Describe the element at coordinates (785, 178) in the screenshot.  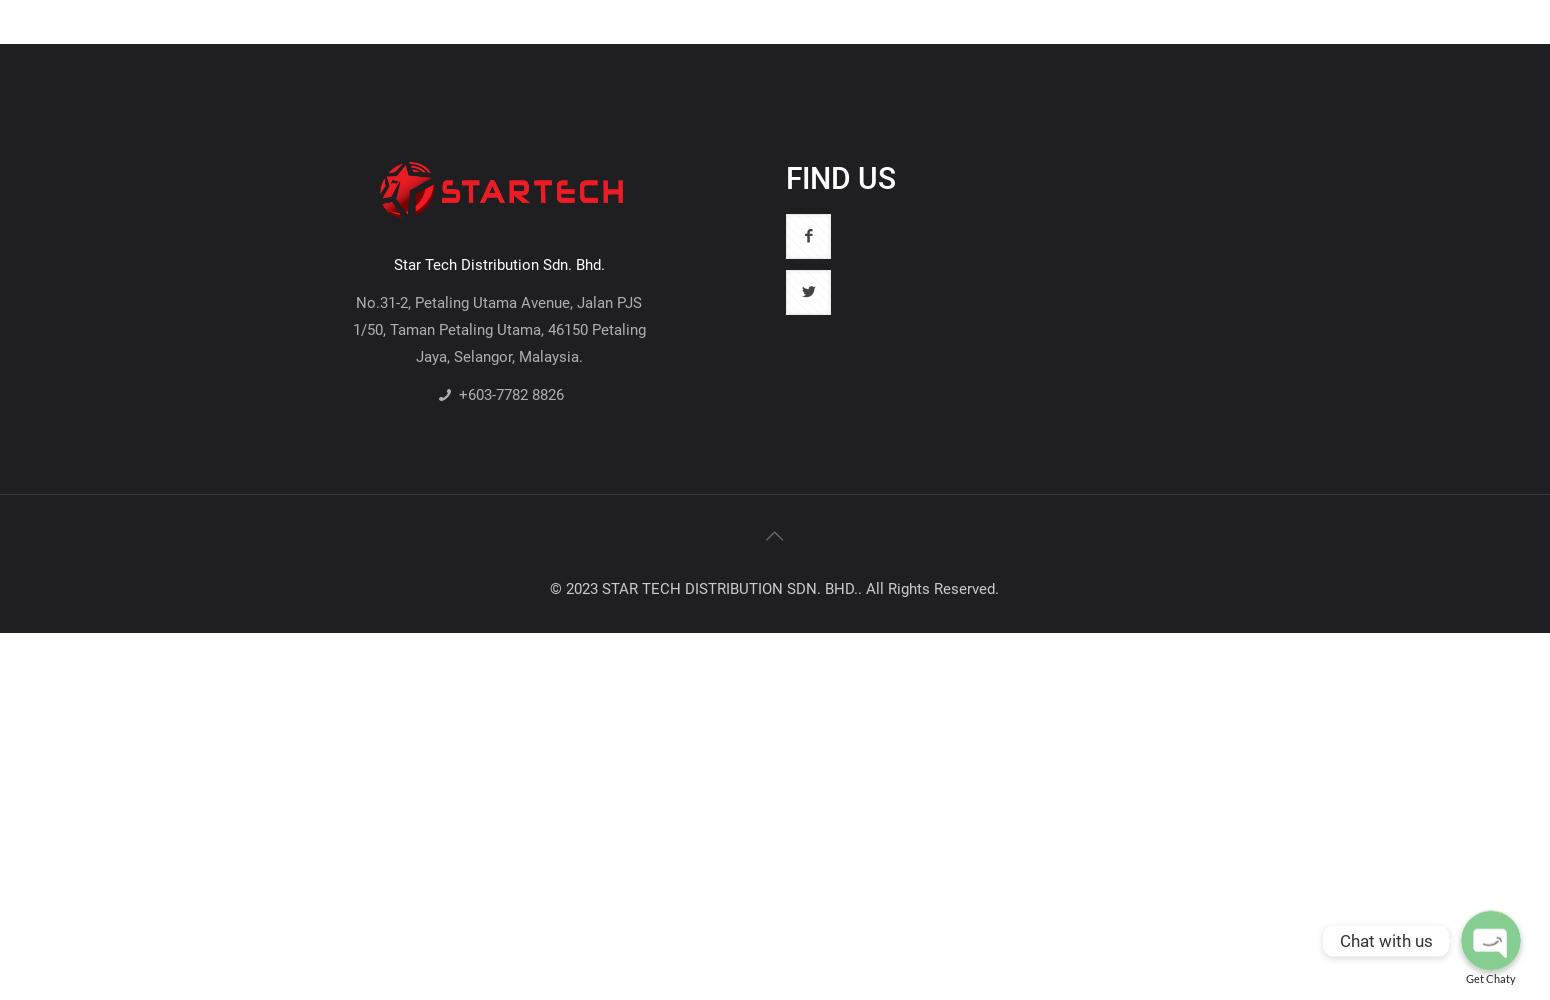
I see `'FIND US'` at that location.